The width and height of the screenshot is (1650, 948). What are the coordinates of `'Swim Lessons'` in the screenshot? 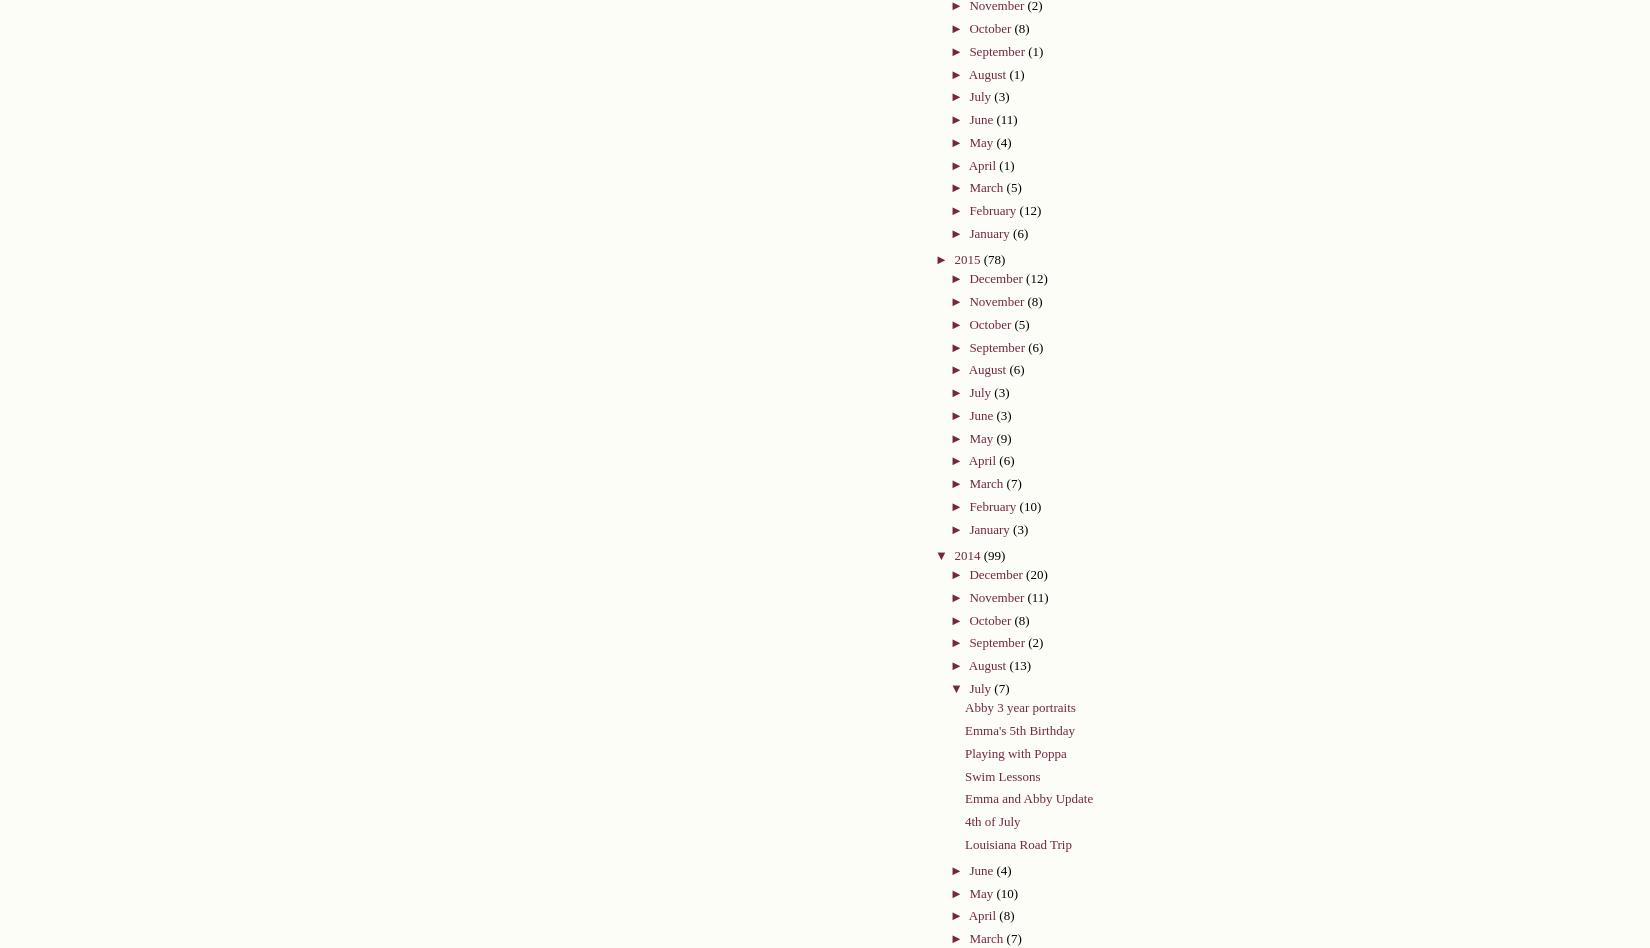 It's located at (1002, 775).